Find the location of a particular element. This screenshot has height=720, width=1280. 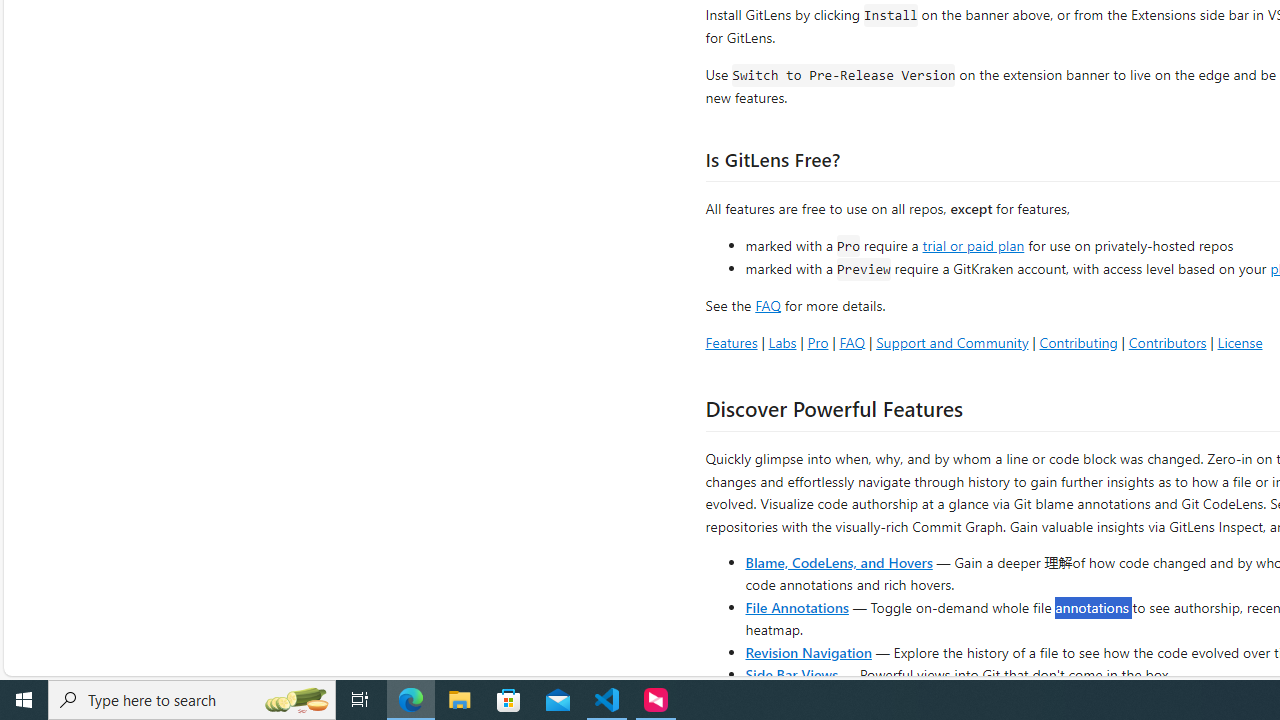

'Features' is located at coordinates (730, 341).